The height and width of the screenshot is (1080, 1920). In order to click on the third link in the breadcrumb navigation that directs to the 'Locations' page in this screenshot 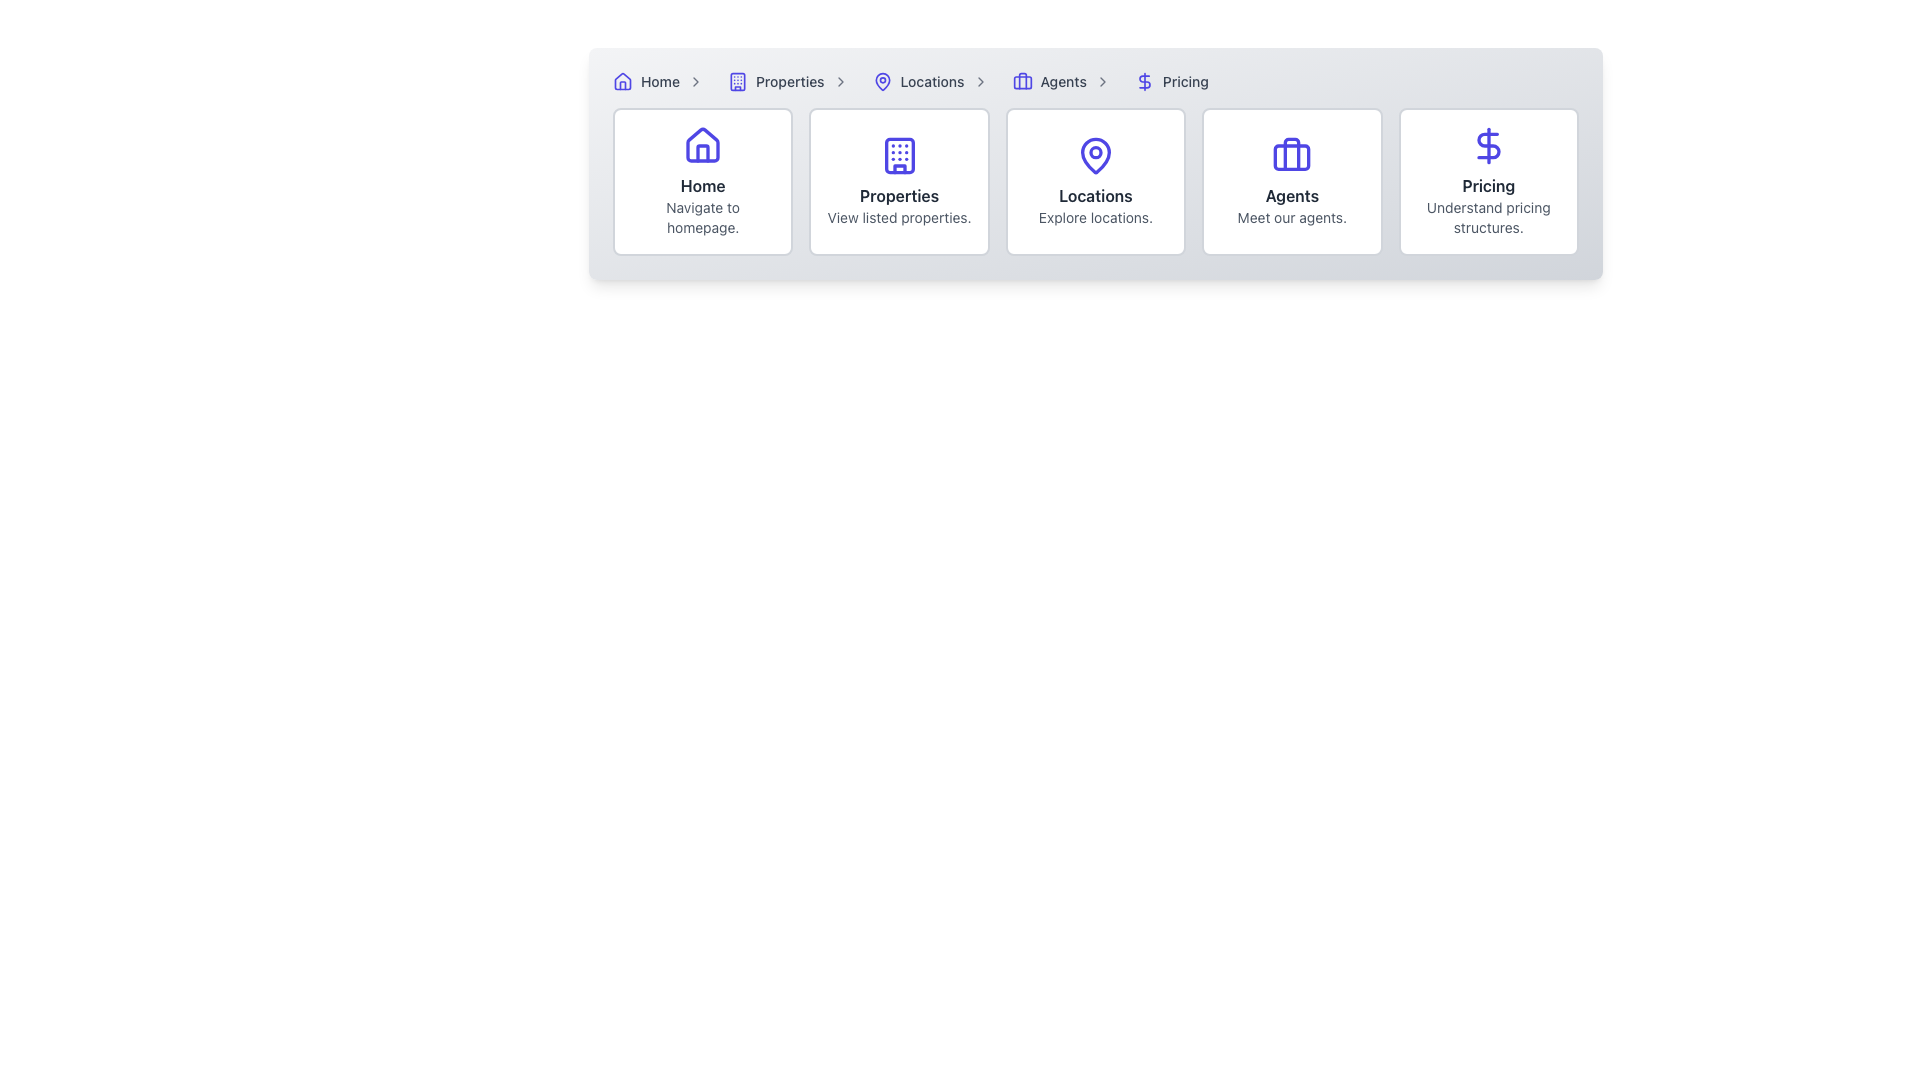, I will do `click(933, 80)`.